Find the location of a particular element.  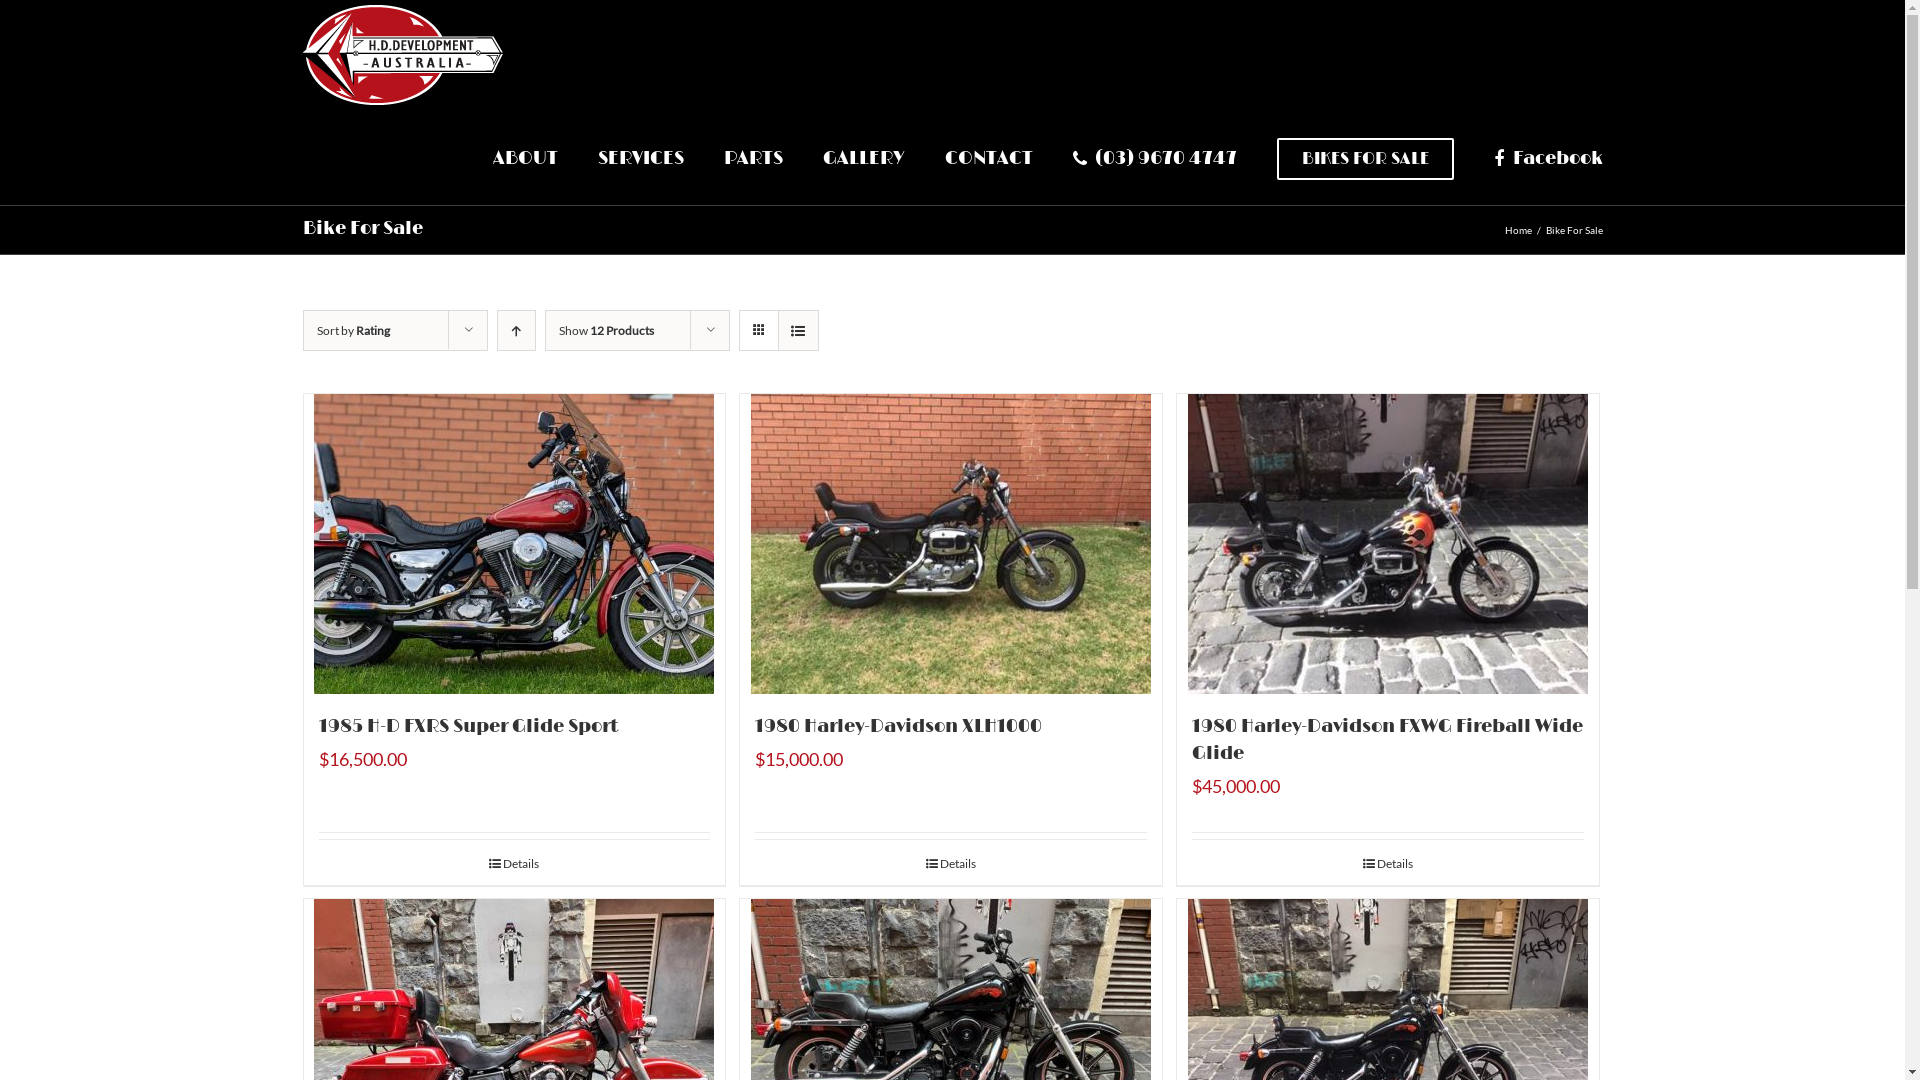

'Details' is located at coordinates (1386, 863).